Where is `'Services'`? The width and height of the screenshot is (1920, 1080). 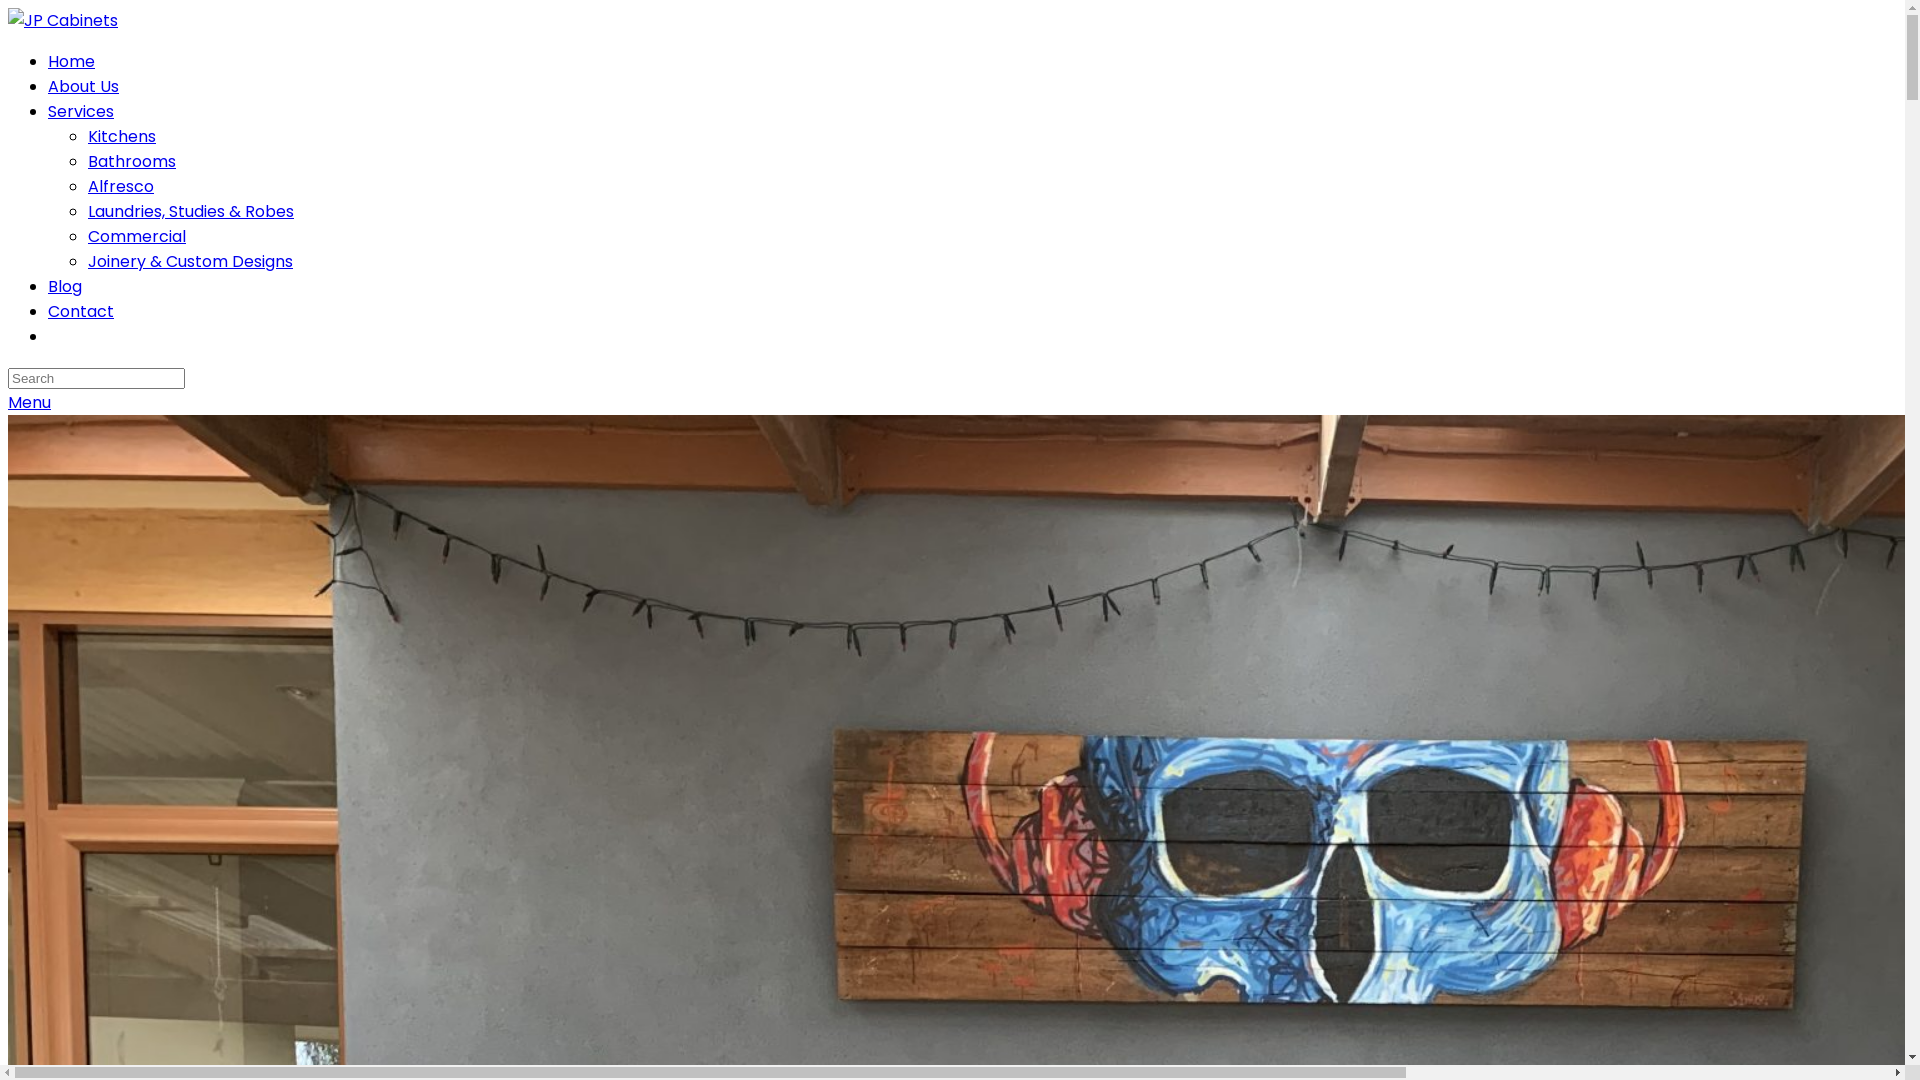 'Services' is located at coordinates (80, 111).